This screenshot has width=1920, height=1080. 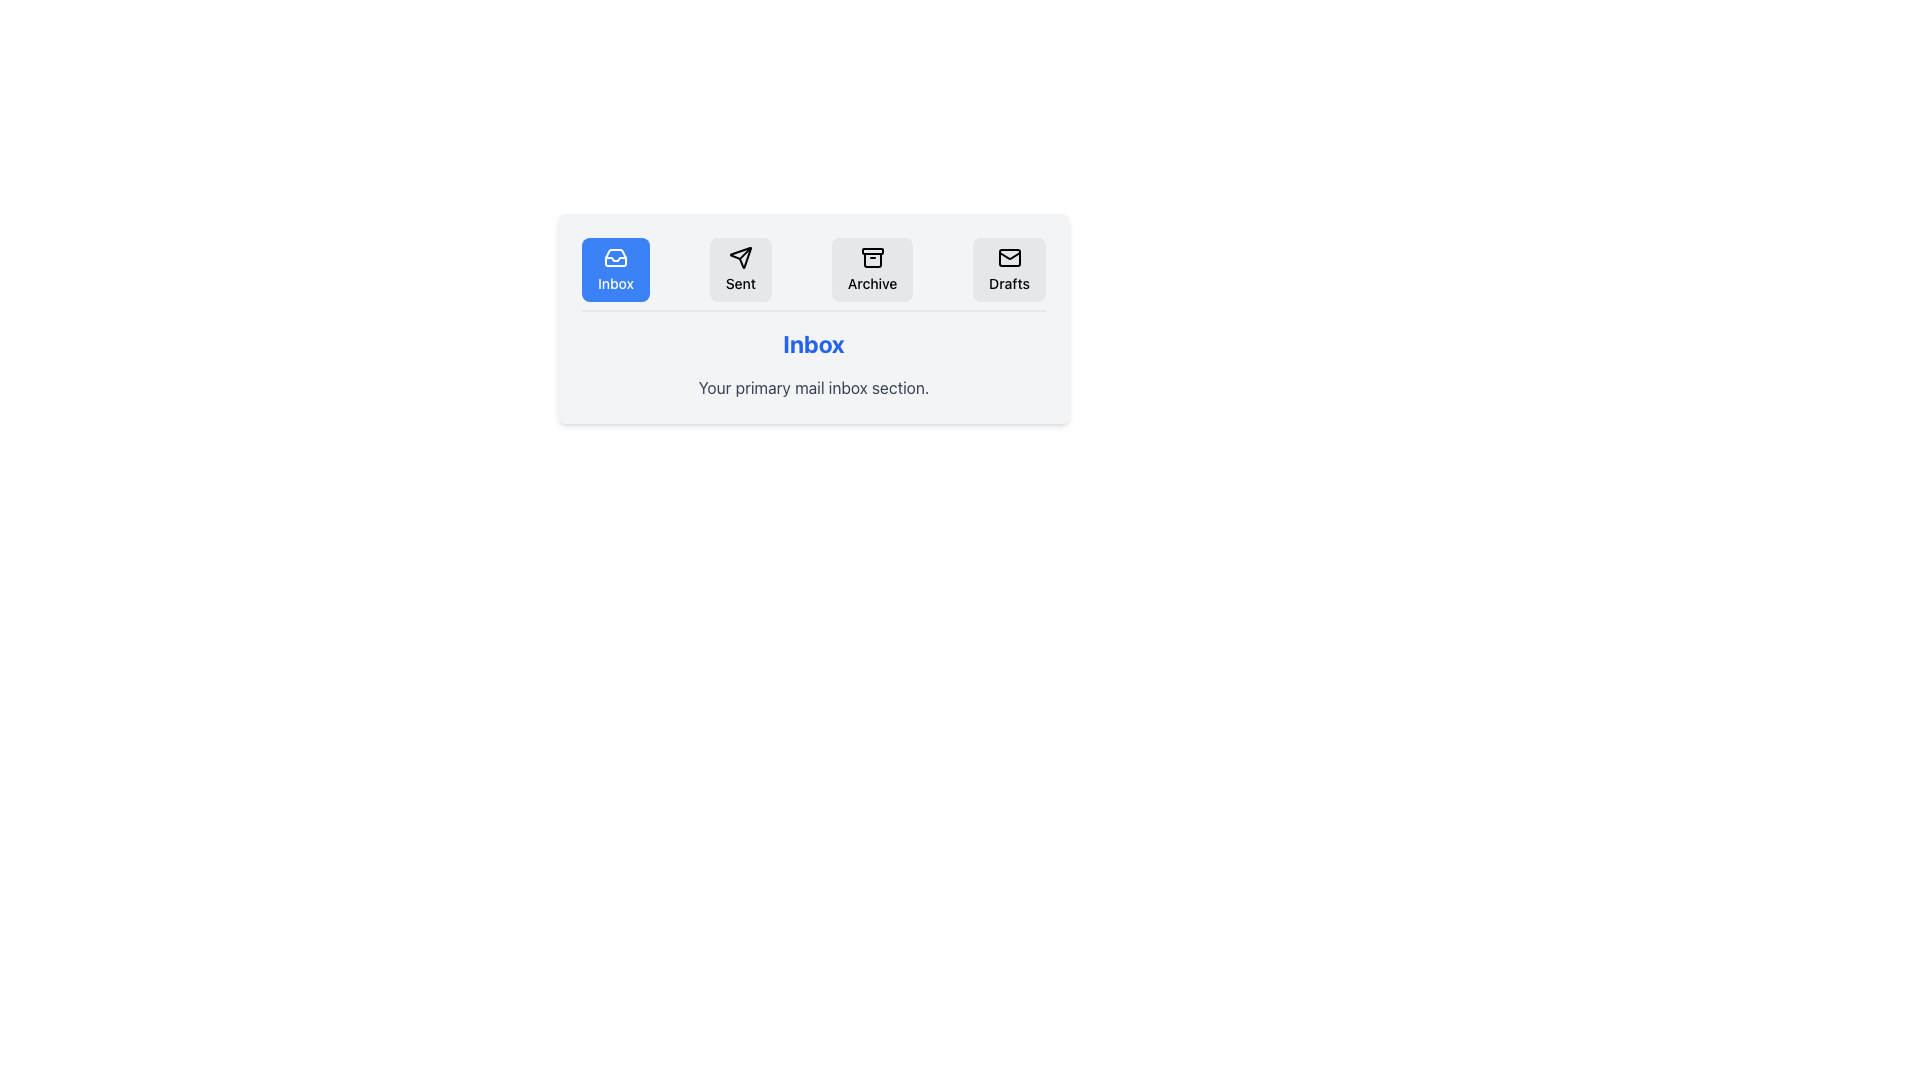 What do you see at coordinates (872, 250) in the screenshot?
I see `the horizontal bar element positioned near the top of the 'Archive' icon, which is styled with a solid fill` at bounding box center [872, 250].